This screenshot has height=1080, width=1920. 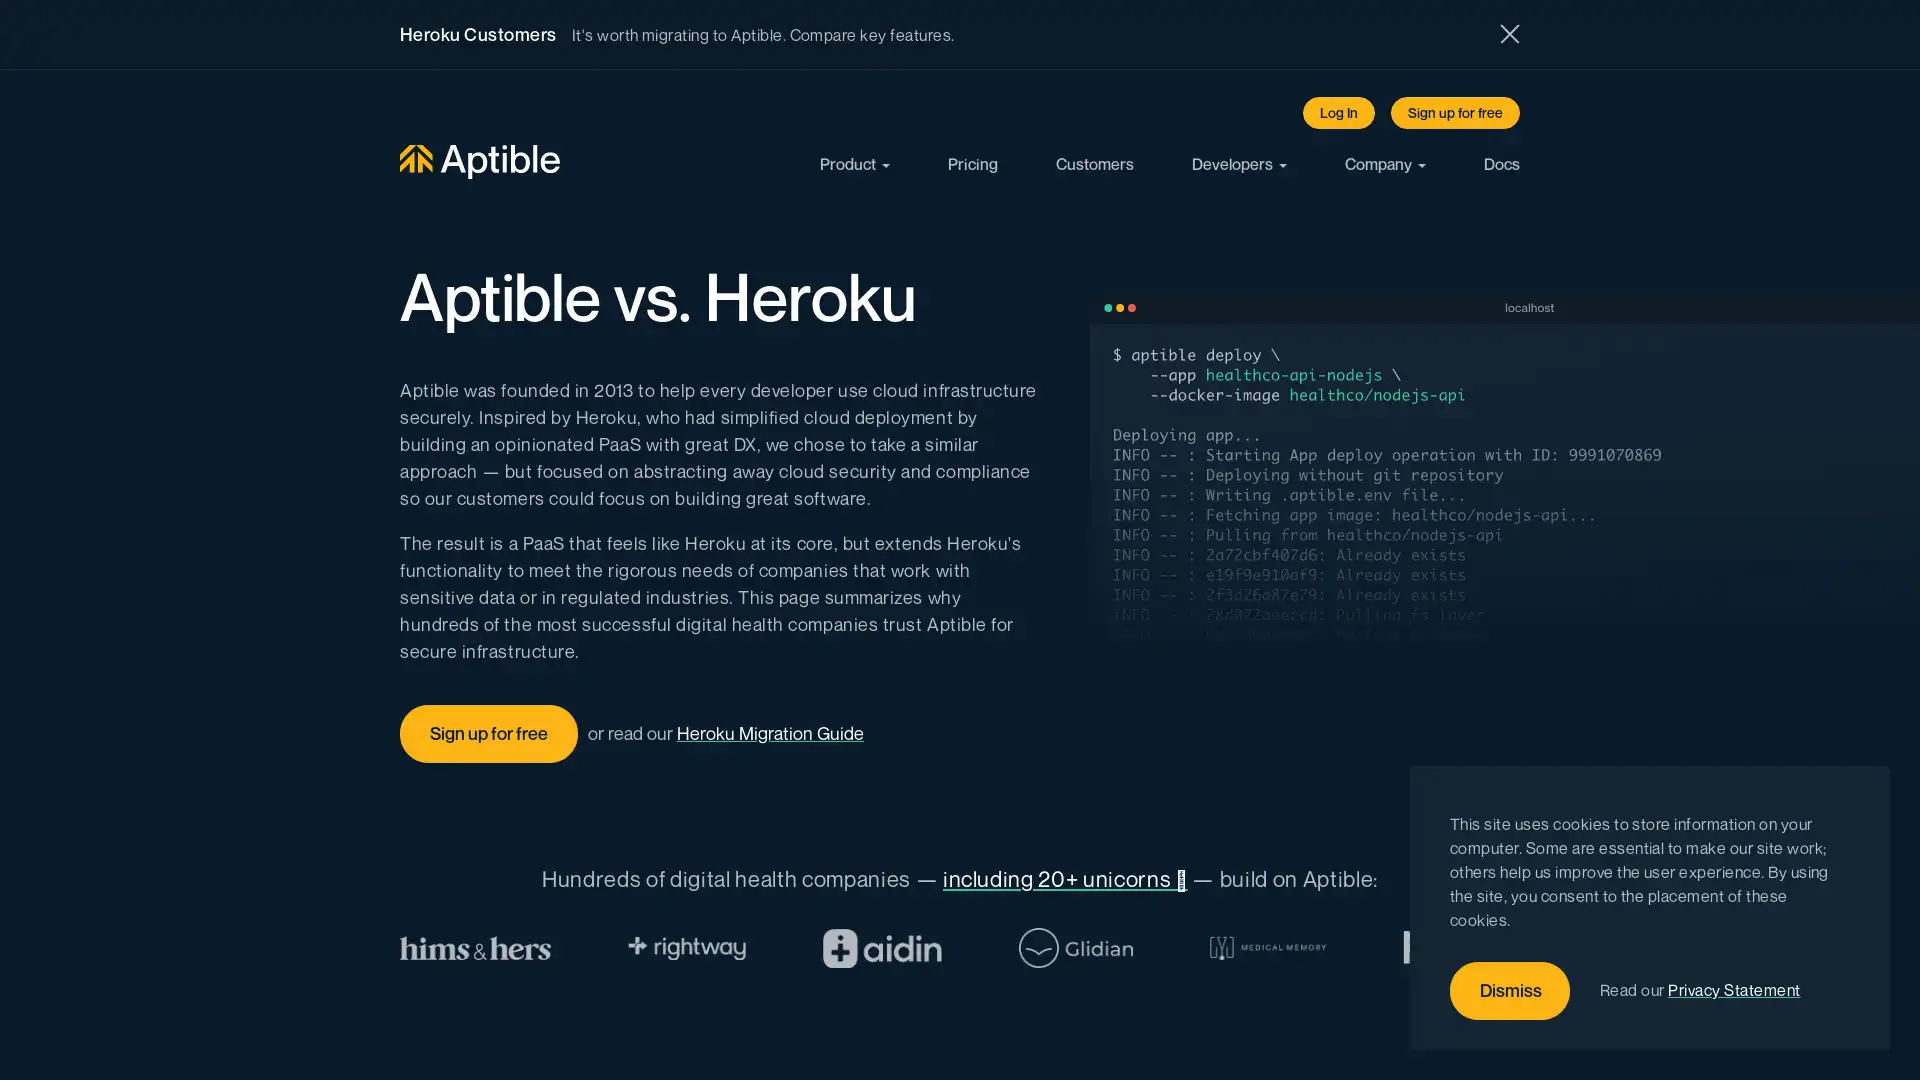 What do you see at coordinates (1455, 112) in the screenshot?
I see `Sign up for free` at bounding box center [1455, 112].